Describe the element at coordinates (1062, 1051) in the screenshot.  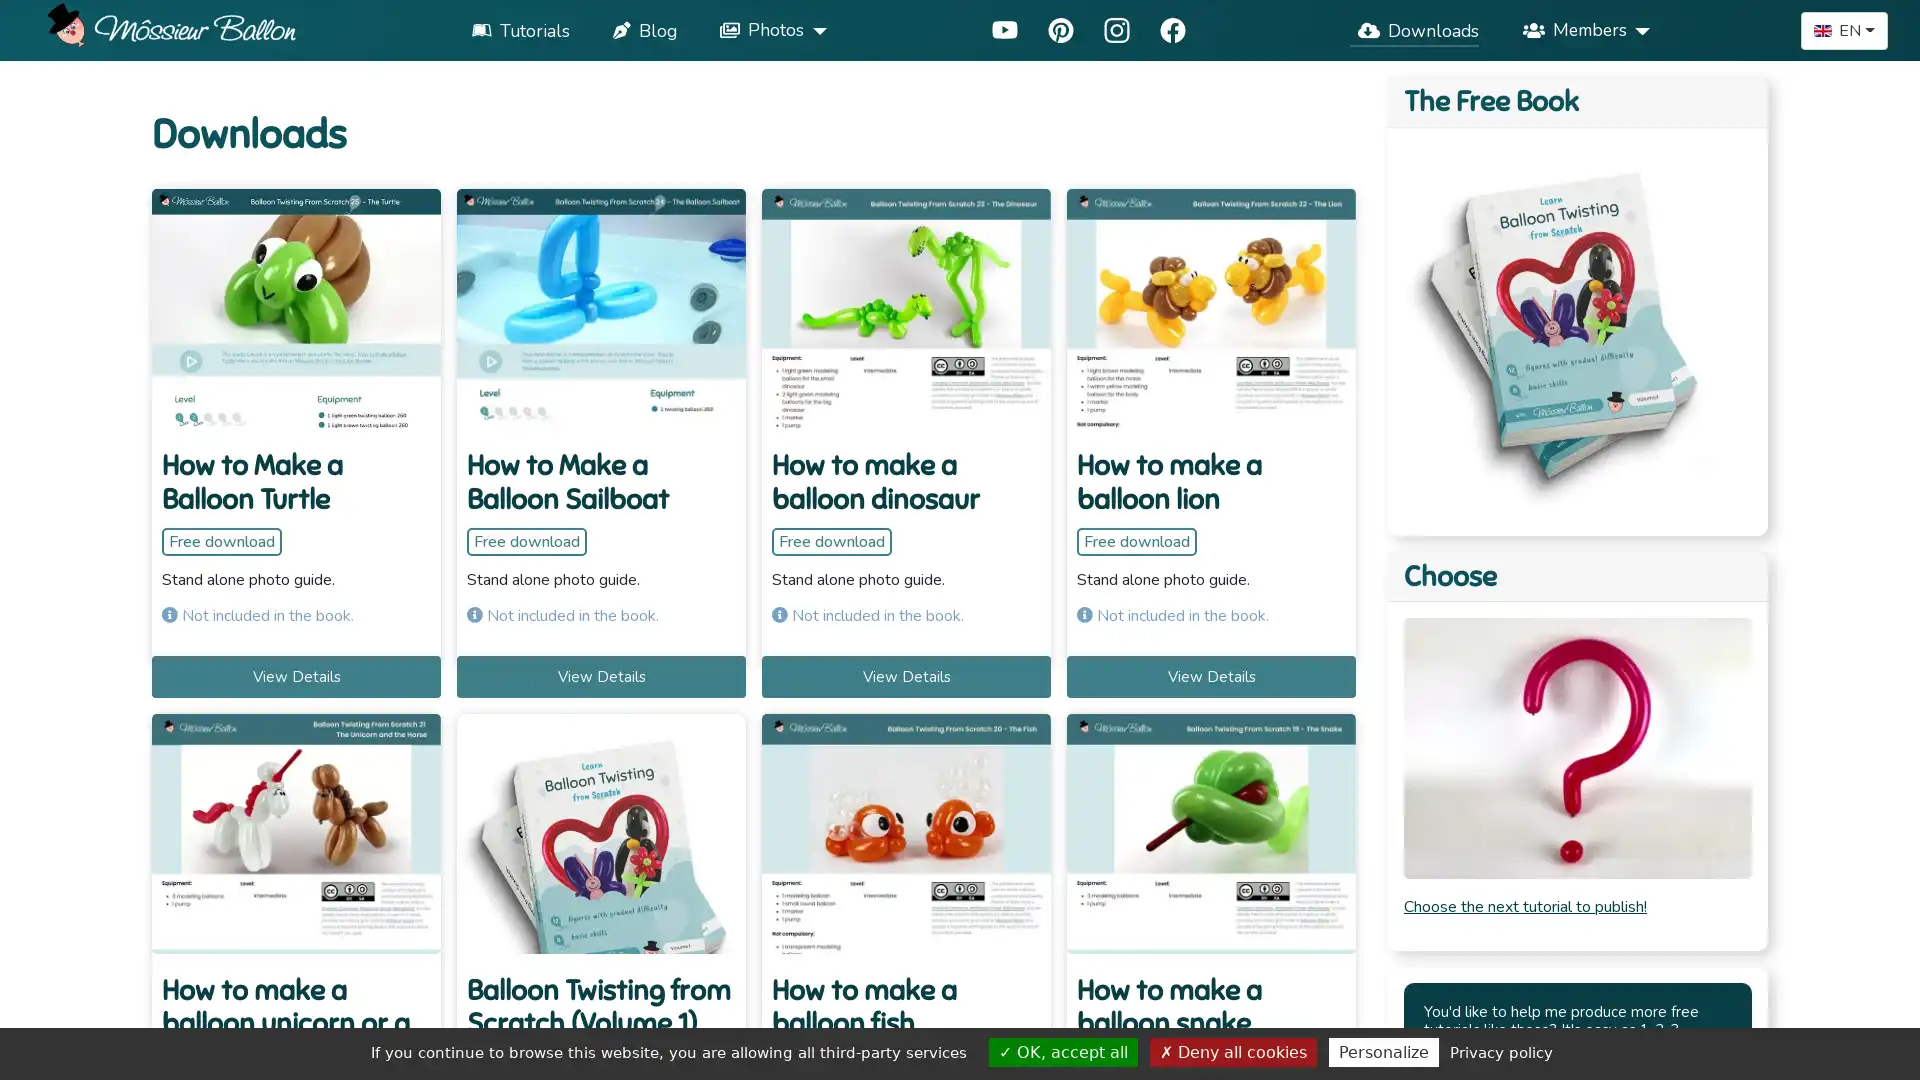
I see `OK, accept all` at that location.